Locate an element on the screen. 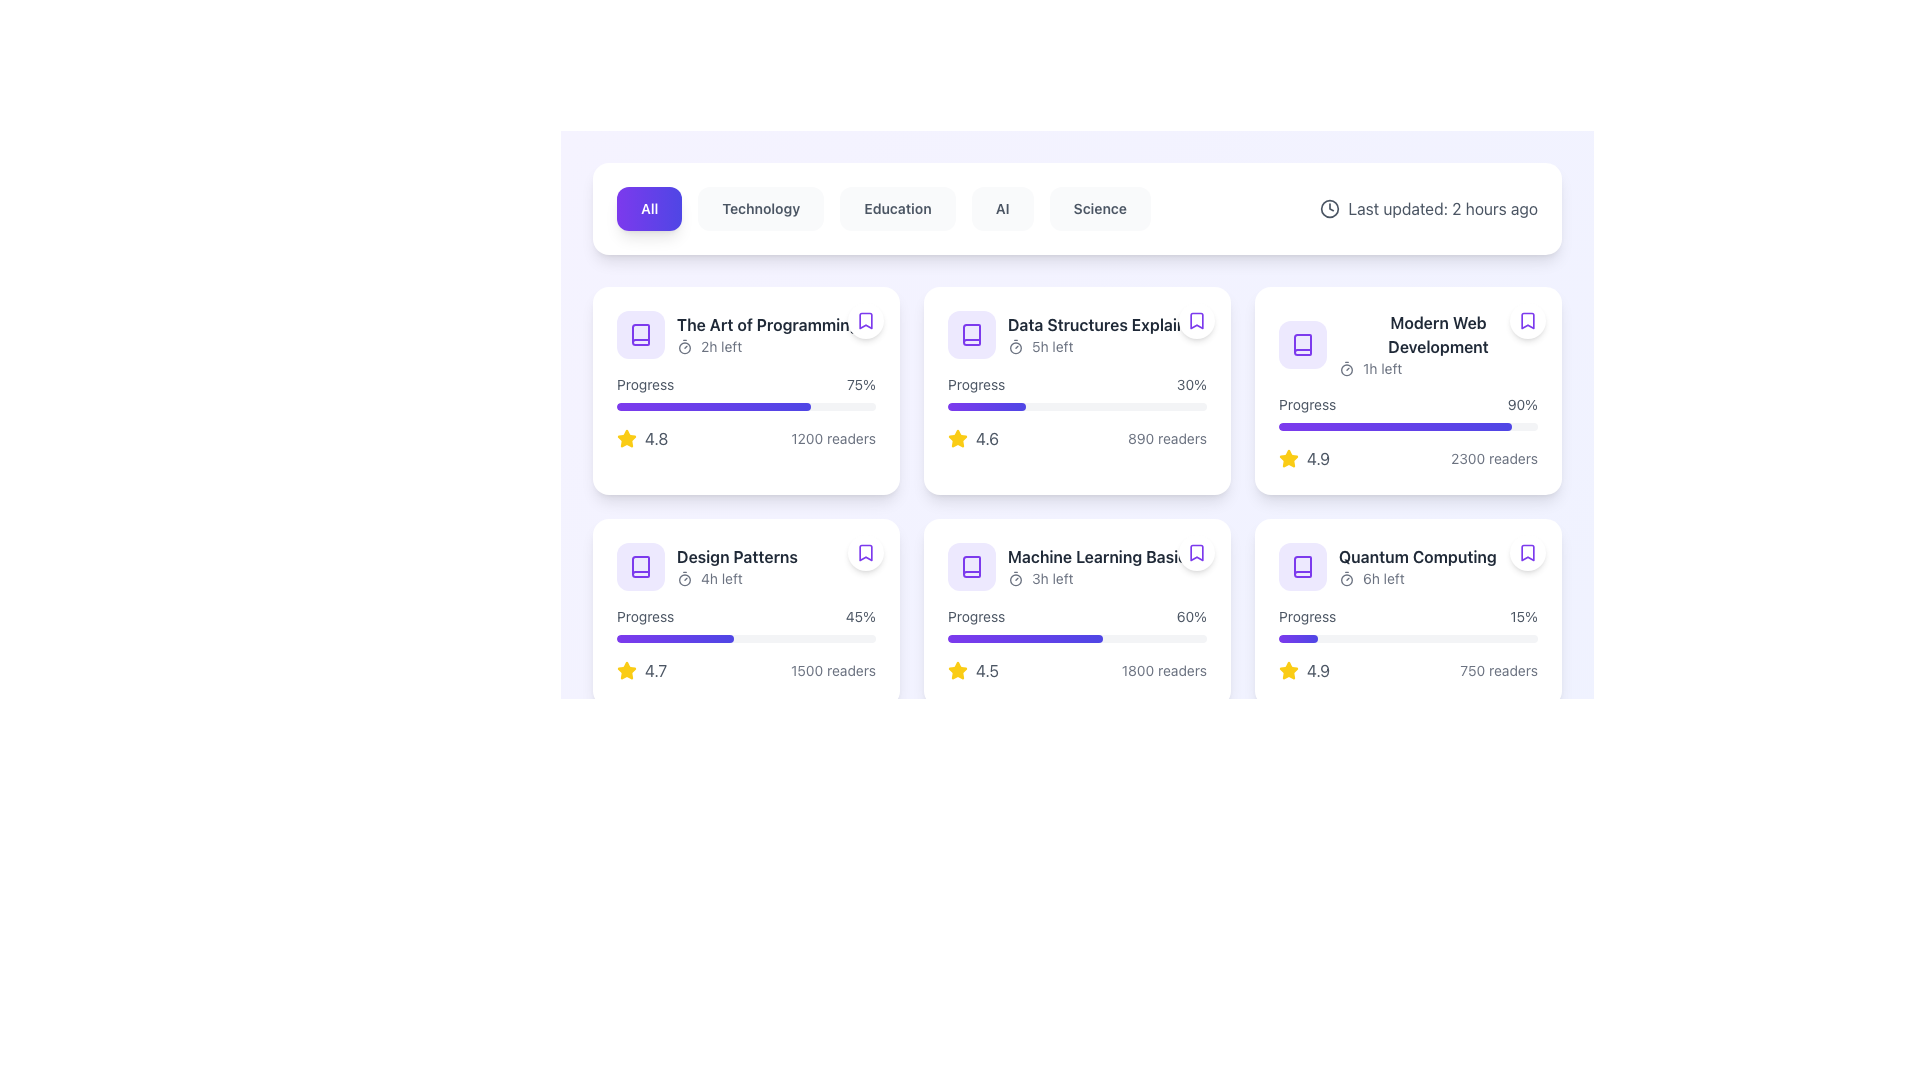 The height and width of the screenshot is (1080, 1920). the rating indicator for the 'Machine Learning Basics' card, located in the lower left part below the progress bar and beside the reader count is located at coordinates (973, 671).